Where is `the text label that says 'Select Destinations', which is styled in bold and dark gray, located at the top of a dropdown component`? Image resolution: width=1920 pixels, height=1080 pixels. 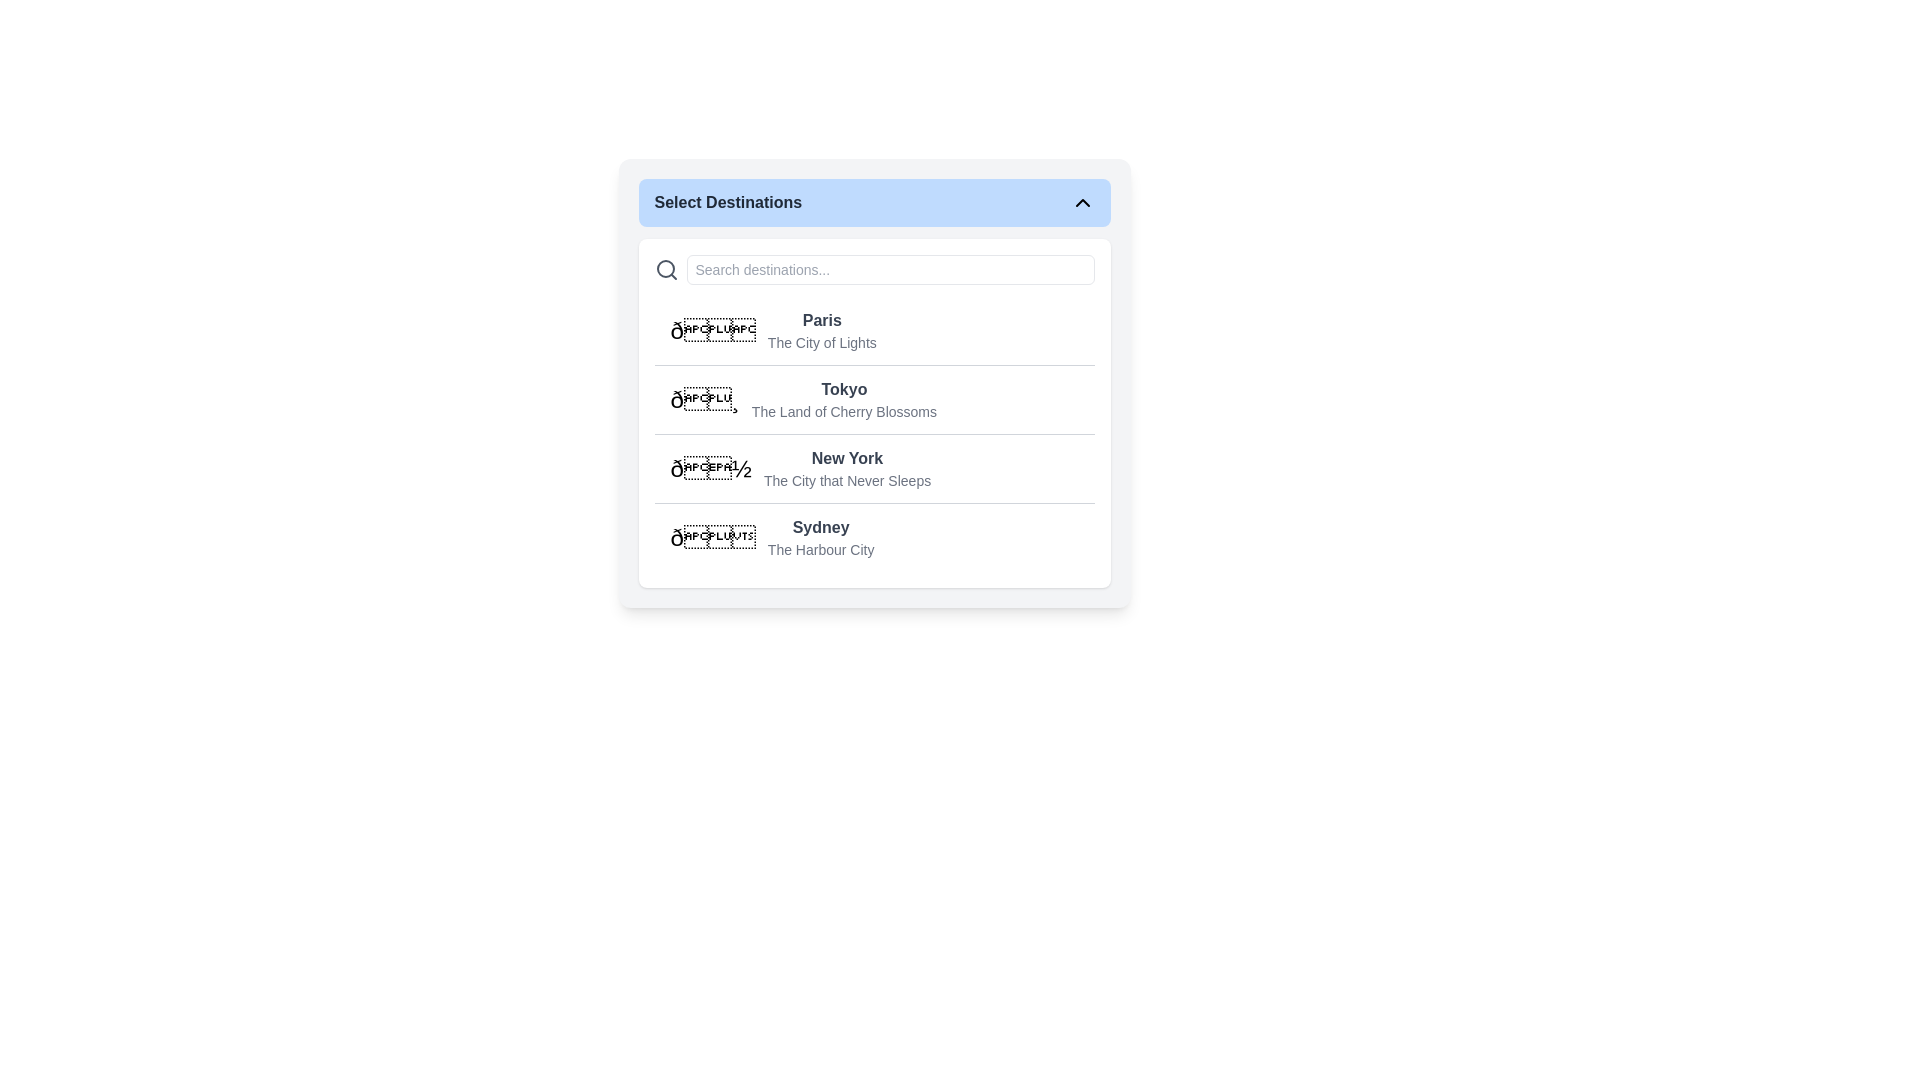
the text label that says 'Select Destinations', which is styled in bold and dark gray, located at the top of a dropdown component is located at coordinates (727, 203).